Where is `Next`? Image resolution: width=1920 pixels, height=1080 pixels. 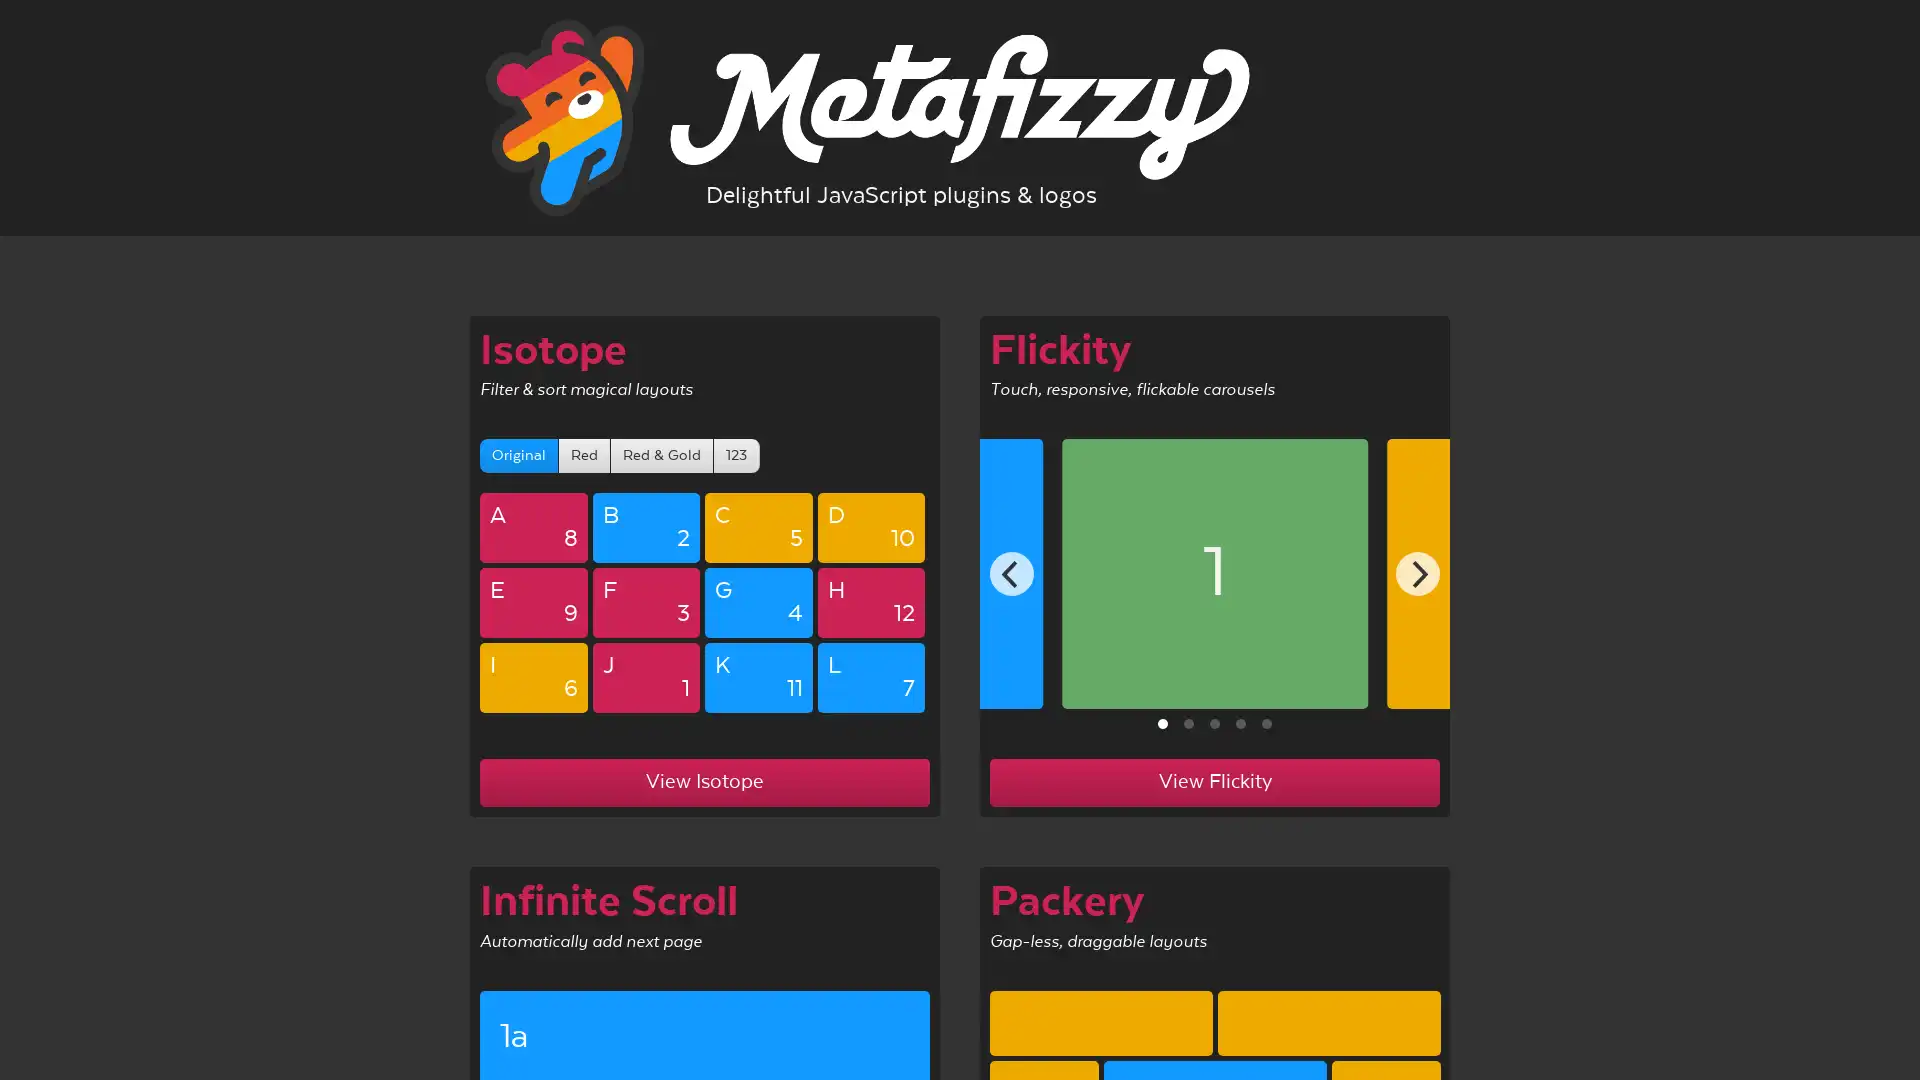 Next is located at coordinates (1416, 574).